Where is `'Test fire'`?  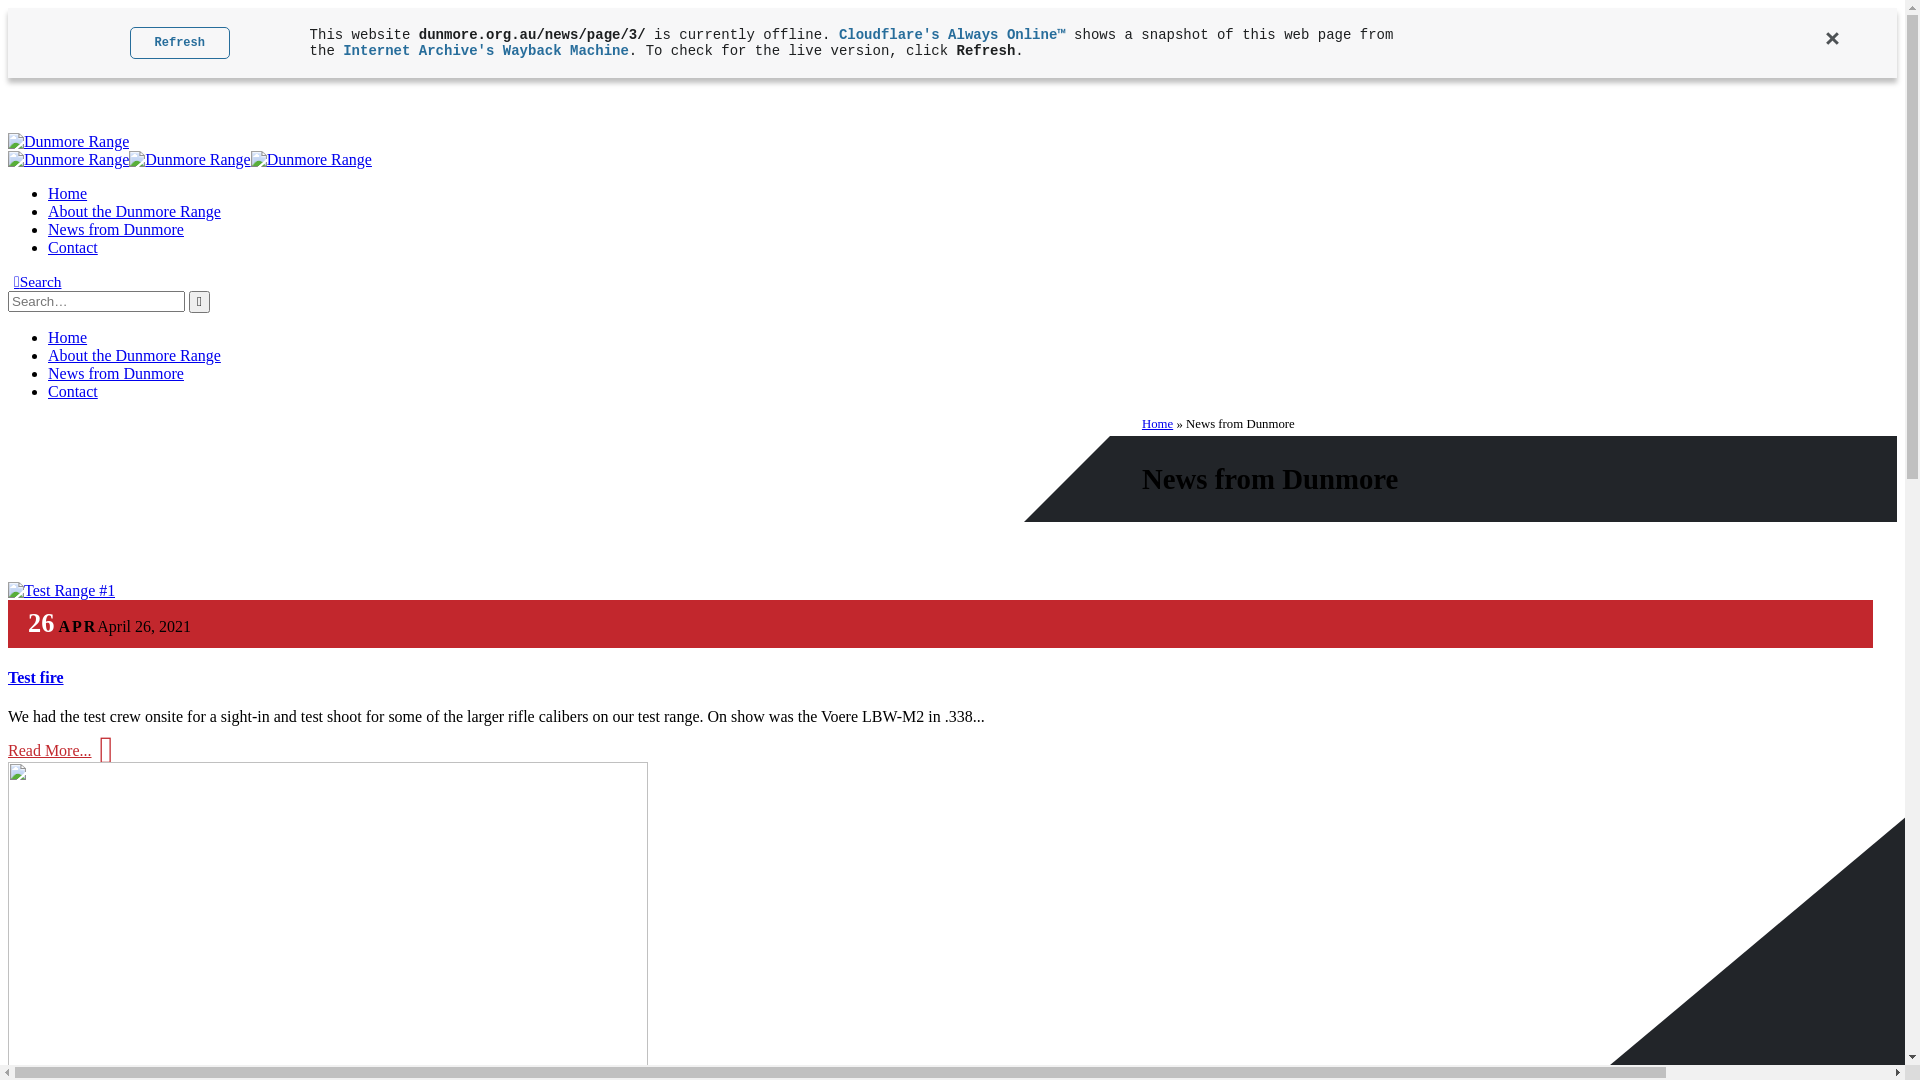
'Test fire' is located at coordinates (8, 676).